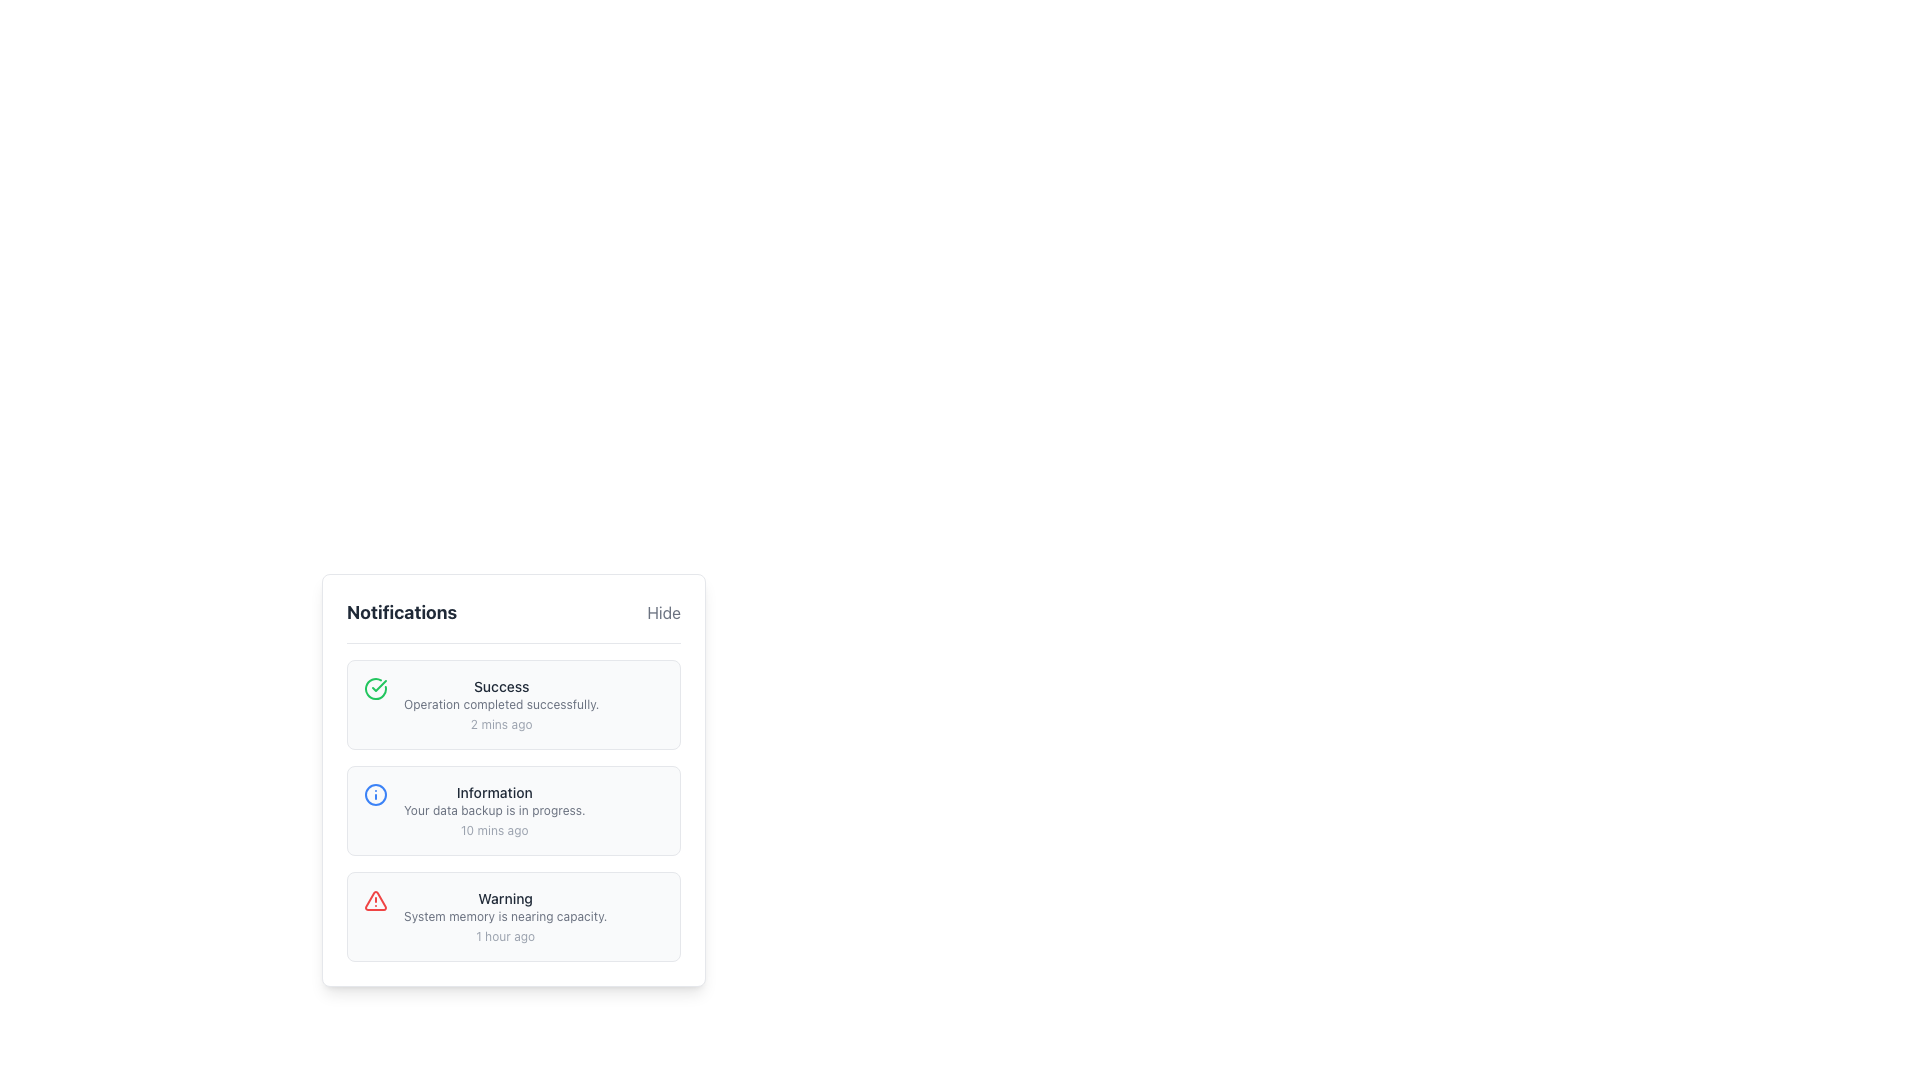 This screenshot has height=1080, width=1920. What do you see at coordinates (501, 704) in the screenshot?
I see `the top notification message component, which indicates successful operation completion and includes a timestamp` at bounding box center [501, 704].